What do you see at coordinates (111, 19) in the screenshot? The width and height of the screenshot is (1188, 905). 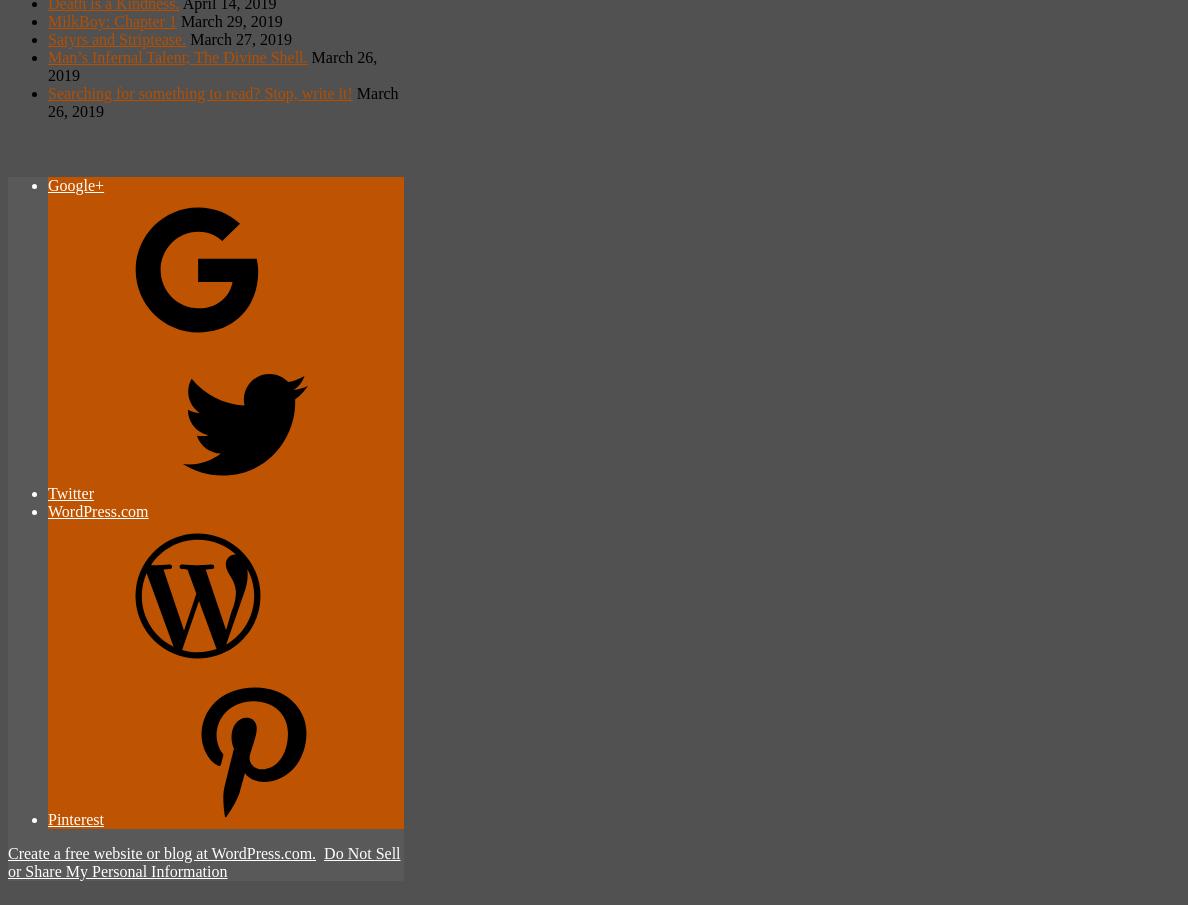 I see `'MilkBoy: Chapter 1'` at bounding box center [111, 19].